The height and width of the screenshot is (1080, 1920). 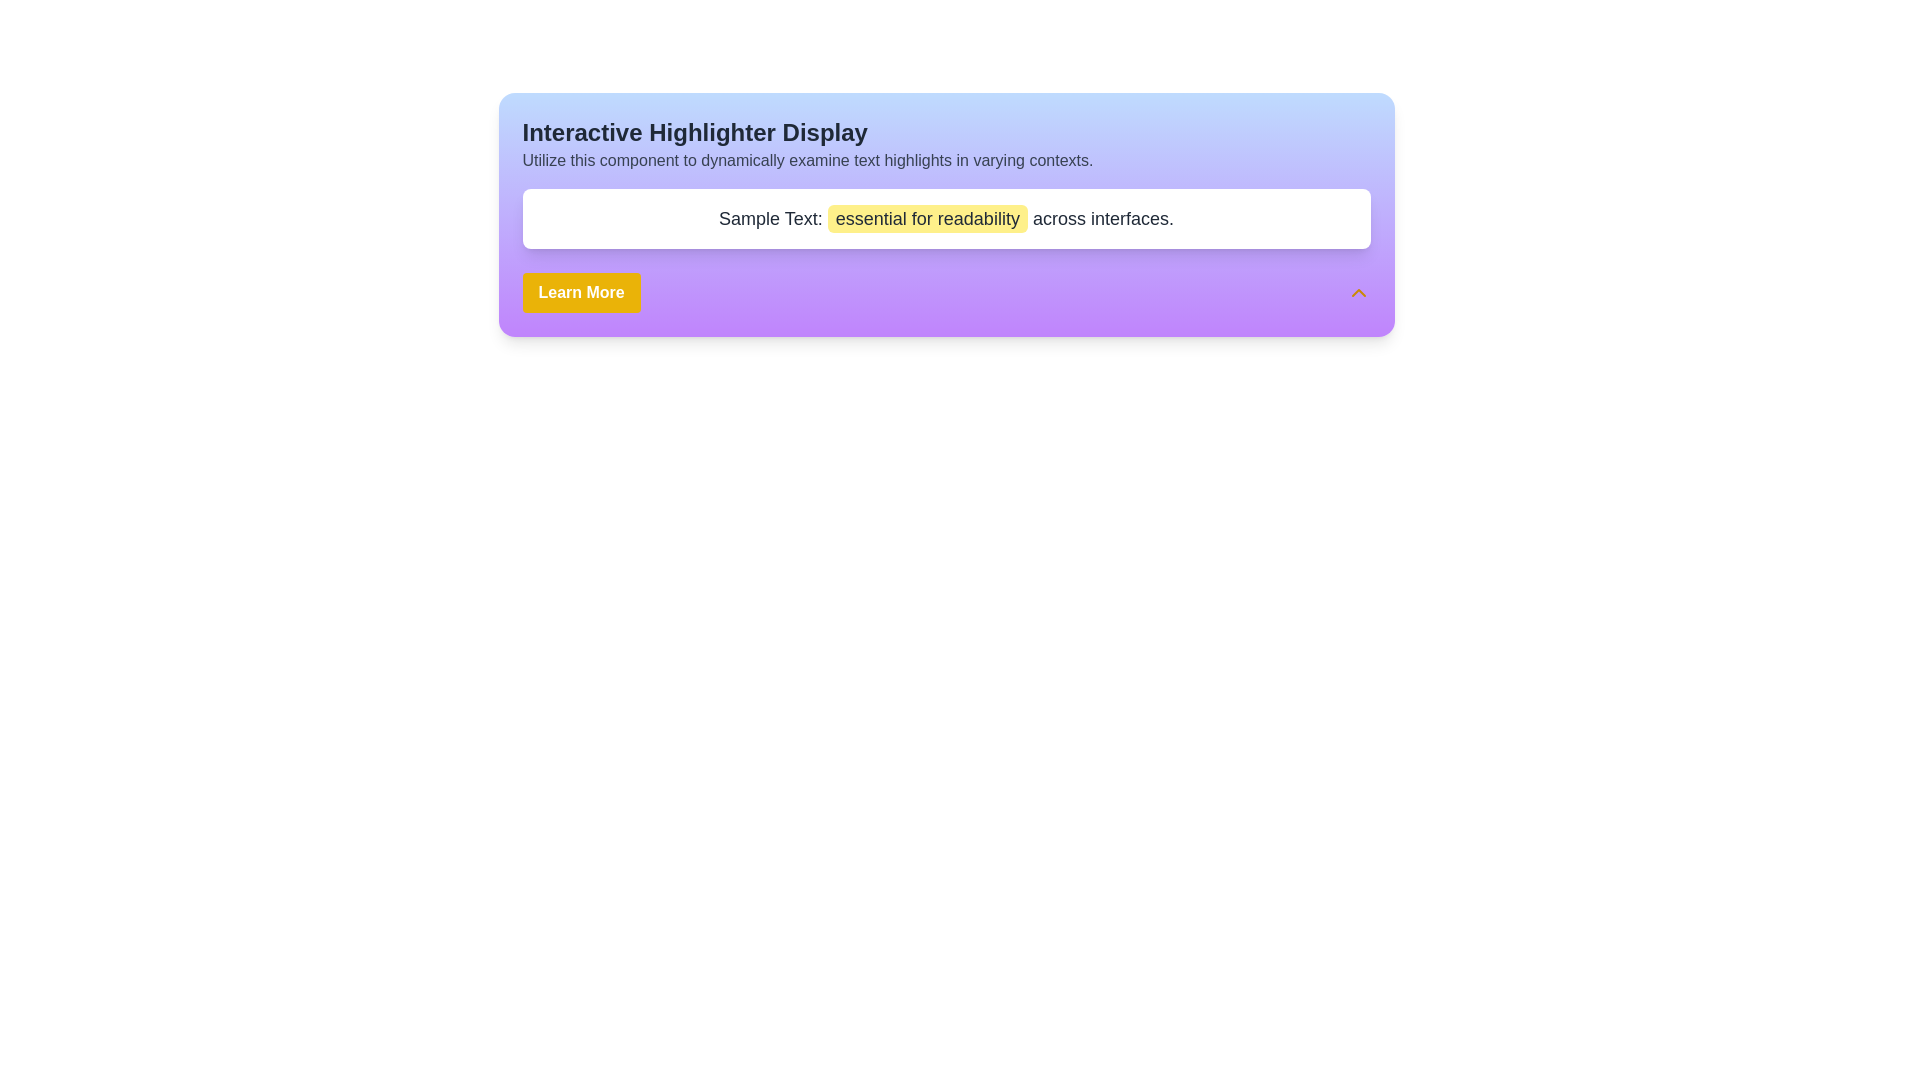 What do you see at coordinates (945, 160) in the screenshot?
I see `the explanatory text located directly below the title 'Interactive Highlighter Display', which provides context for the interface` at bounding box center [945, 160].